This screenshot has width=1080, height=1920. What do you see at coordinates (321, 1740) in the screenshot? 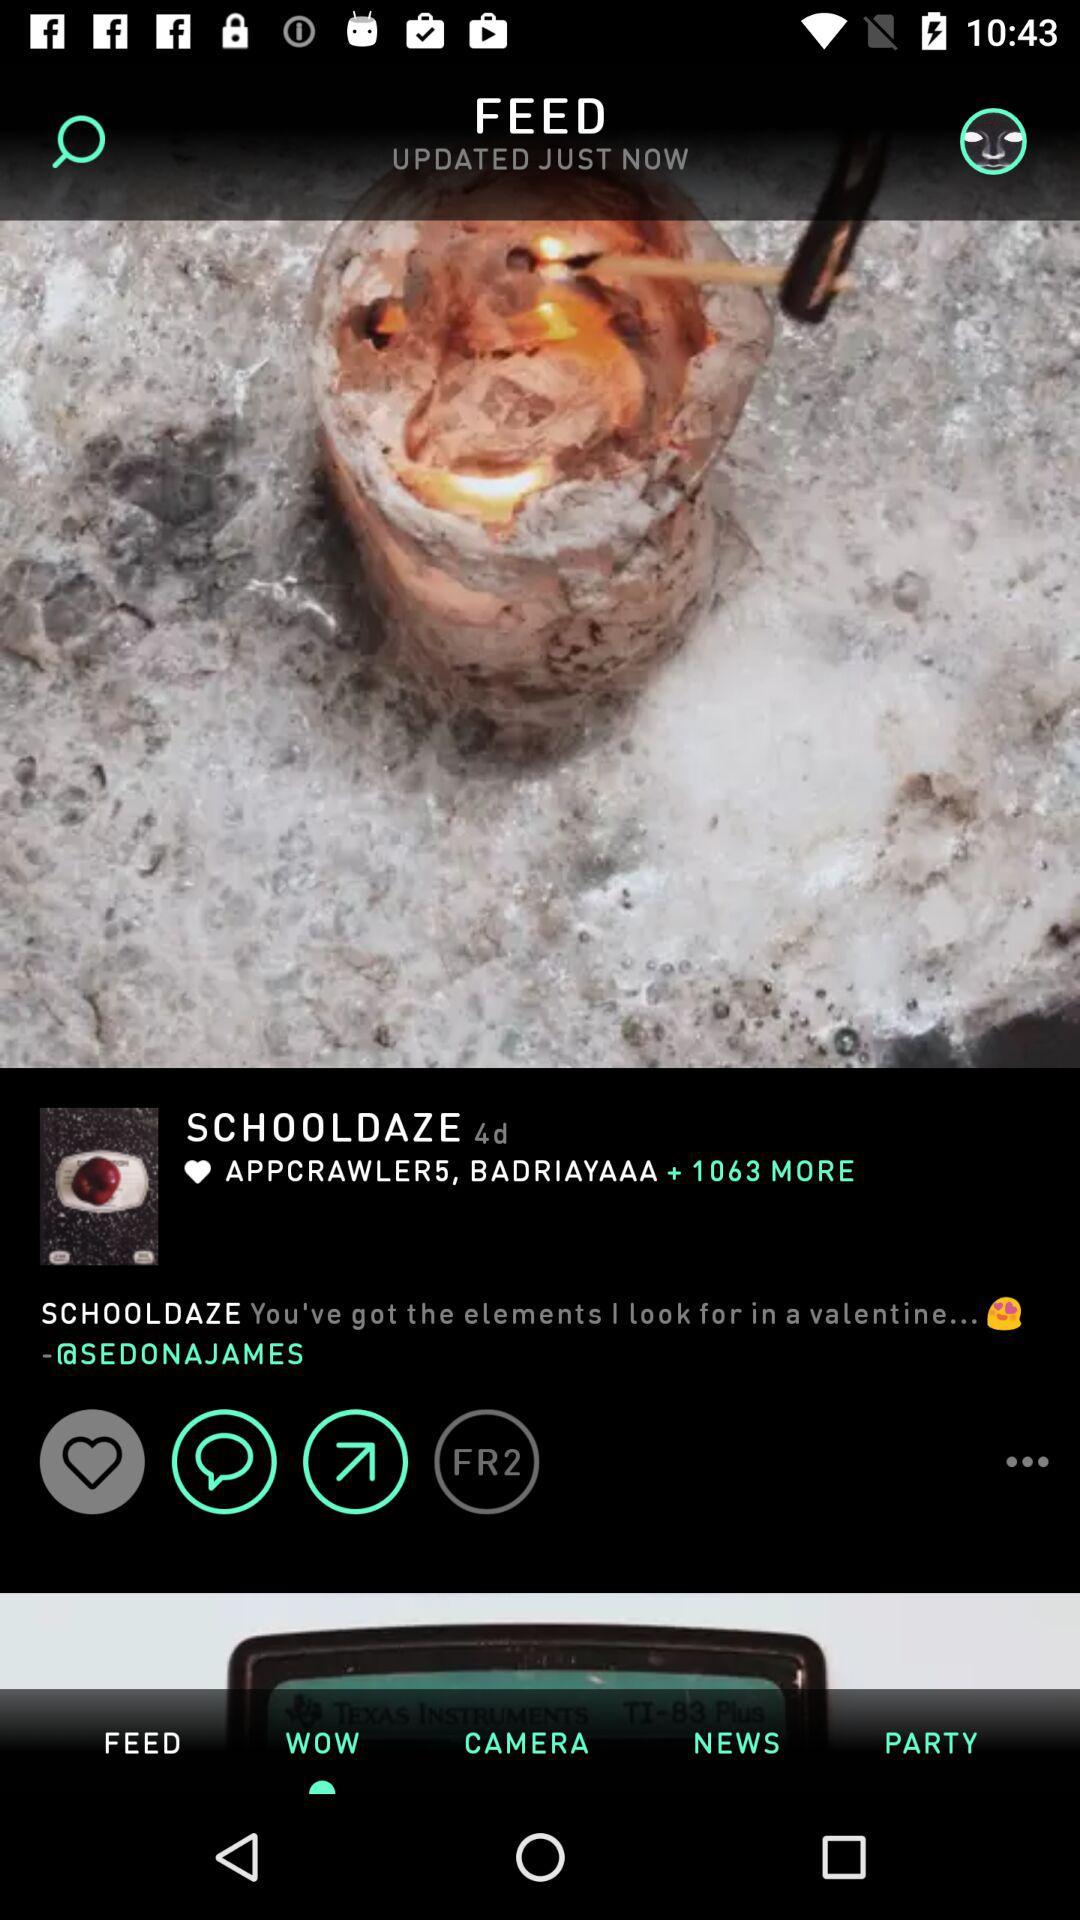
I see `wow` at bounding box center [321, 1740].